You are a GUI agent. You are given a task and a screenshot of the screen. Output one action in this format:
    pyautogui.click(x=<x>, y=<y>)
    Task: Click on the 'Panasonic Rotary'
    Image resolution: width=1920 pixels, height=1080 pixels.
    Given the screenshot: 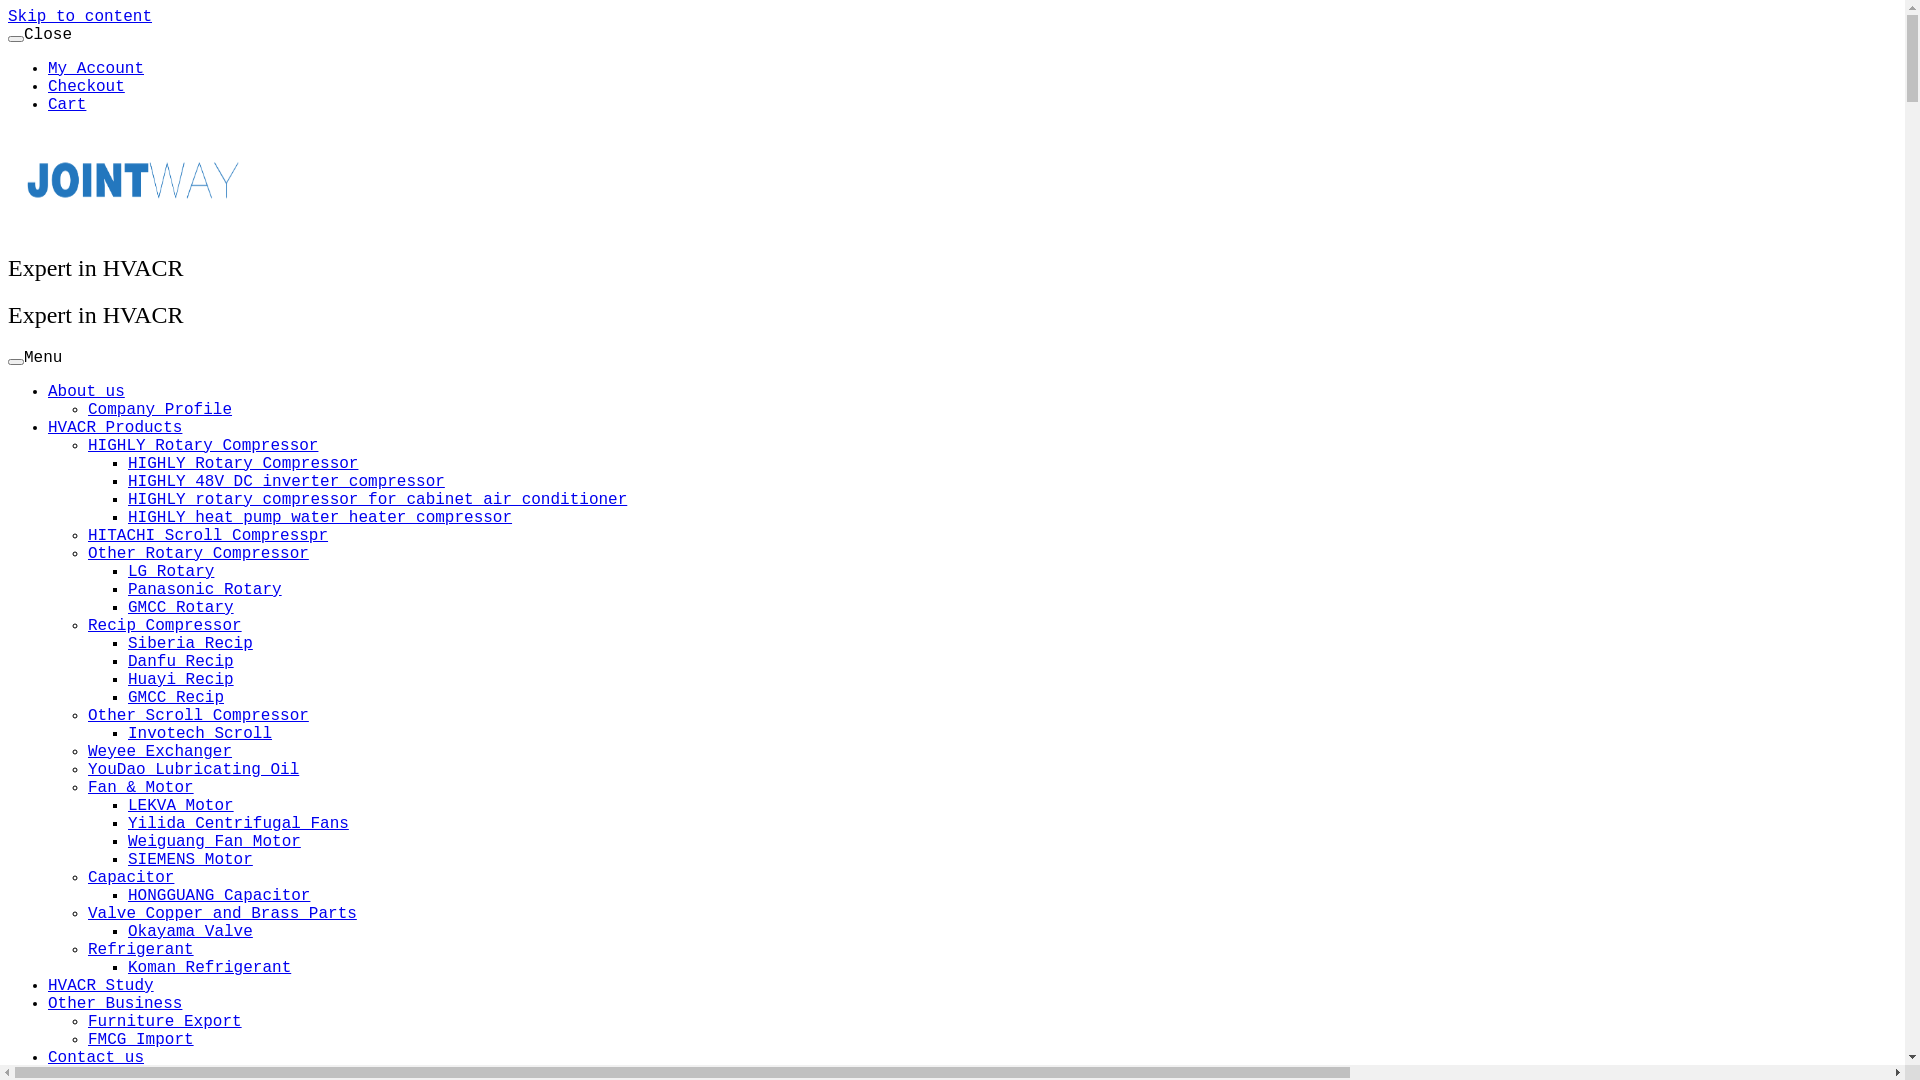 What is the action you would take?
    pyautogui.click(x=127, y=589)
    